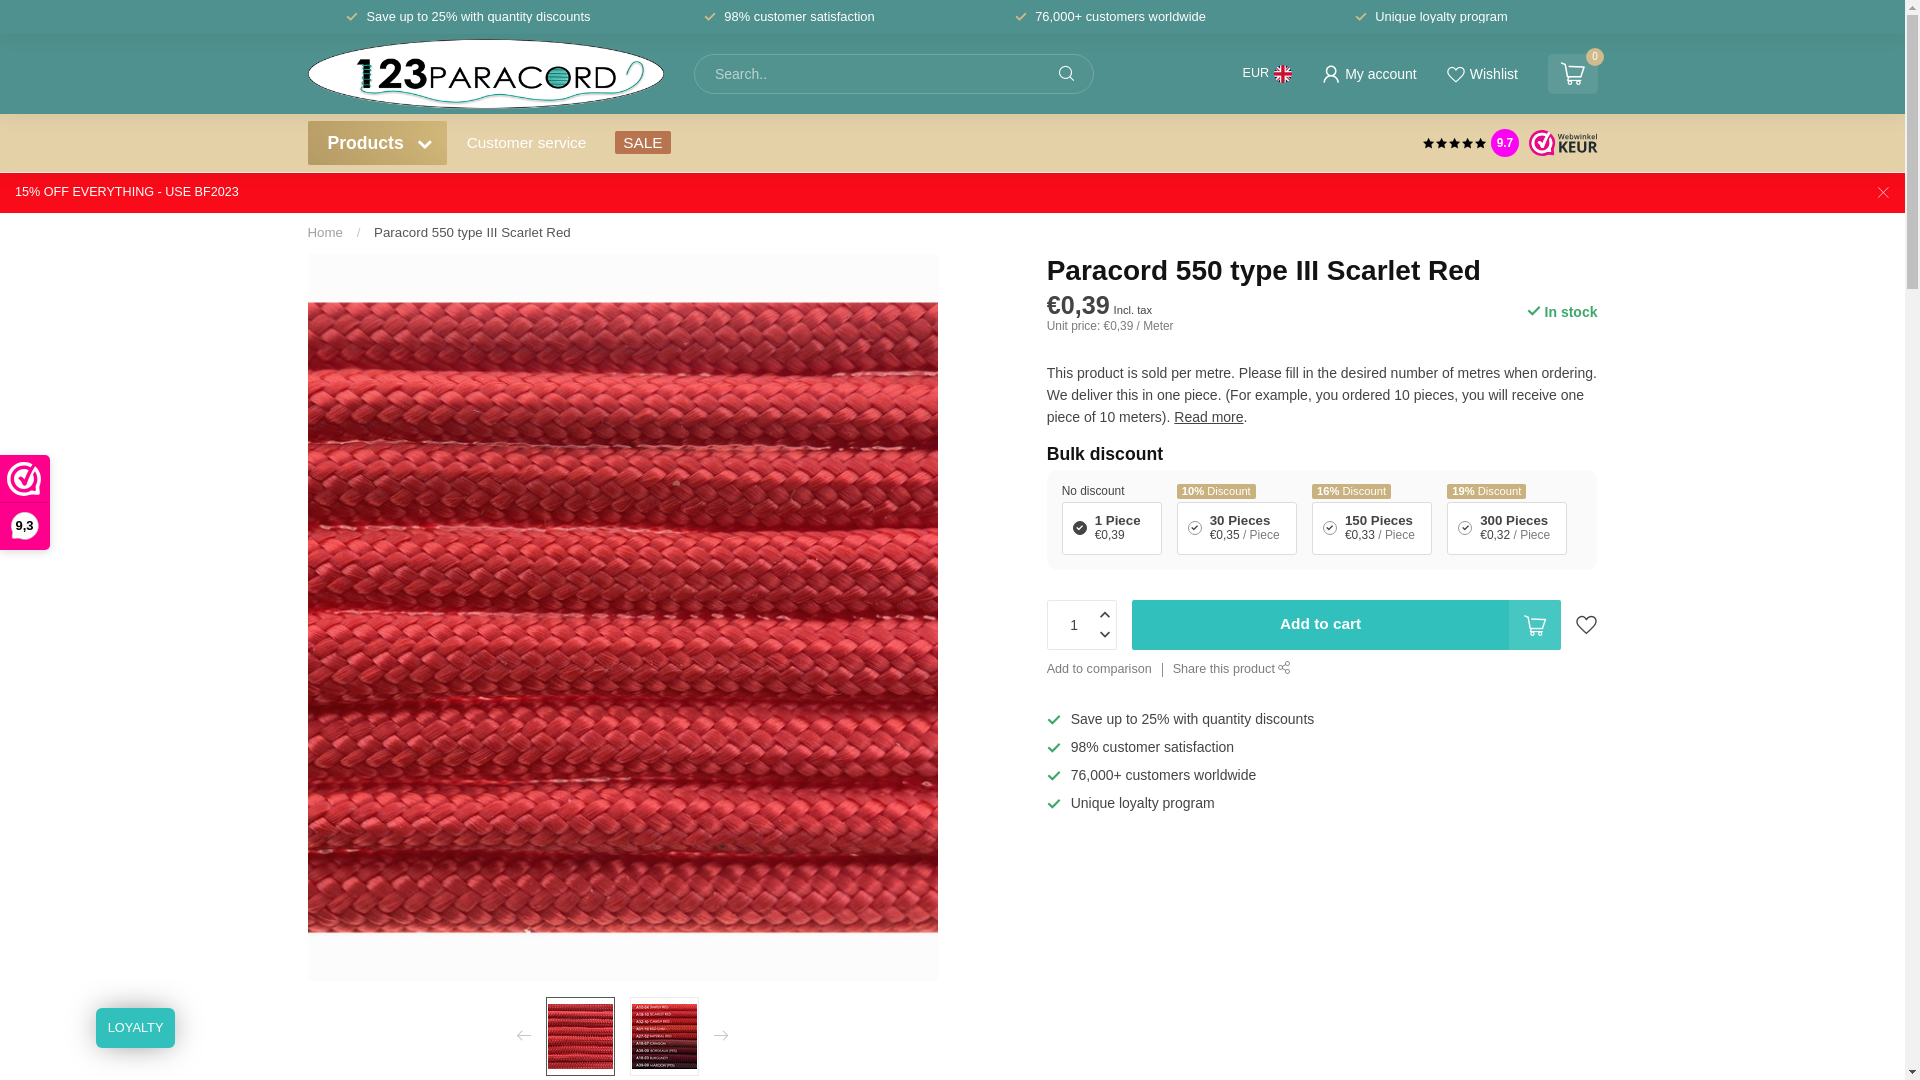 The width and height of the screenshot is (1920, 1080). I want to click on '9,3', so click(0, 501).